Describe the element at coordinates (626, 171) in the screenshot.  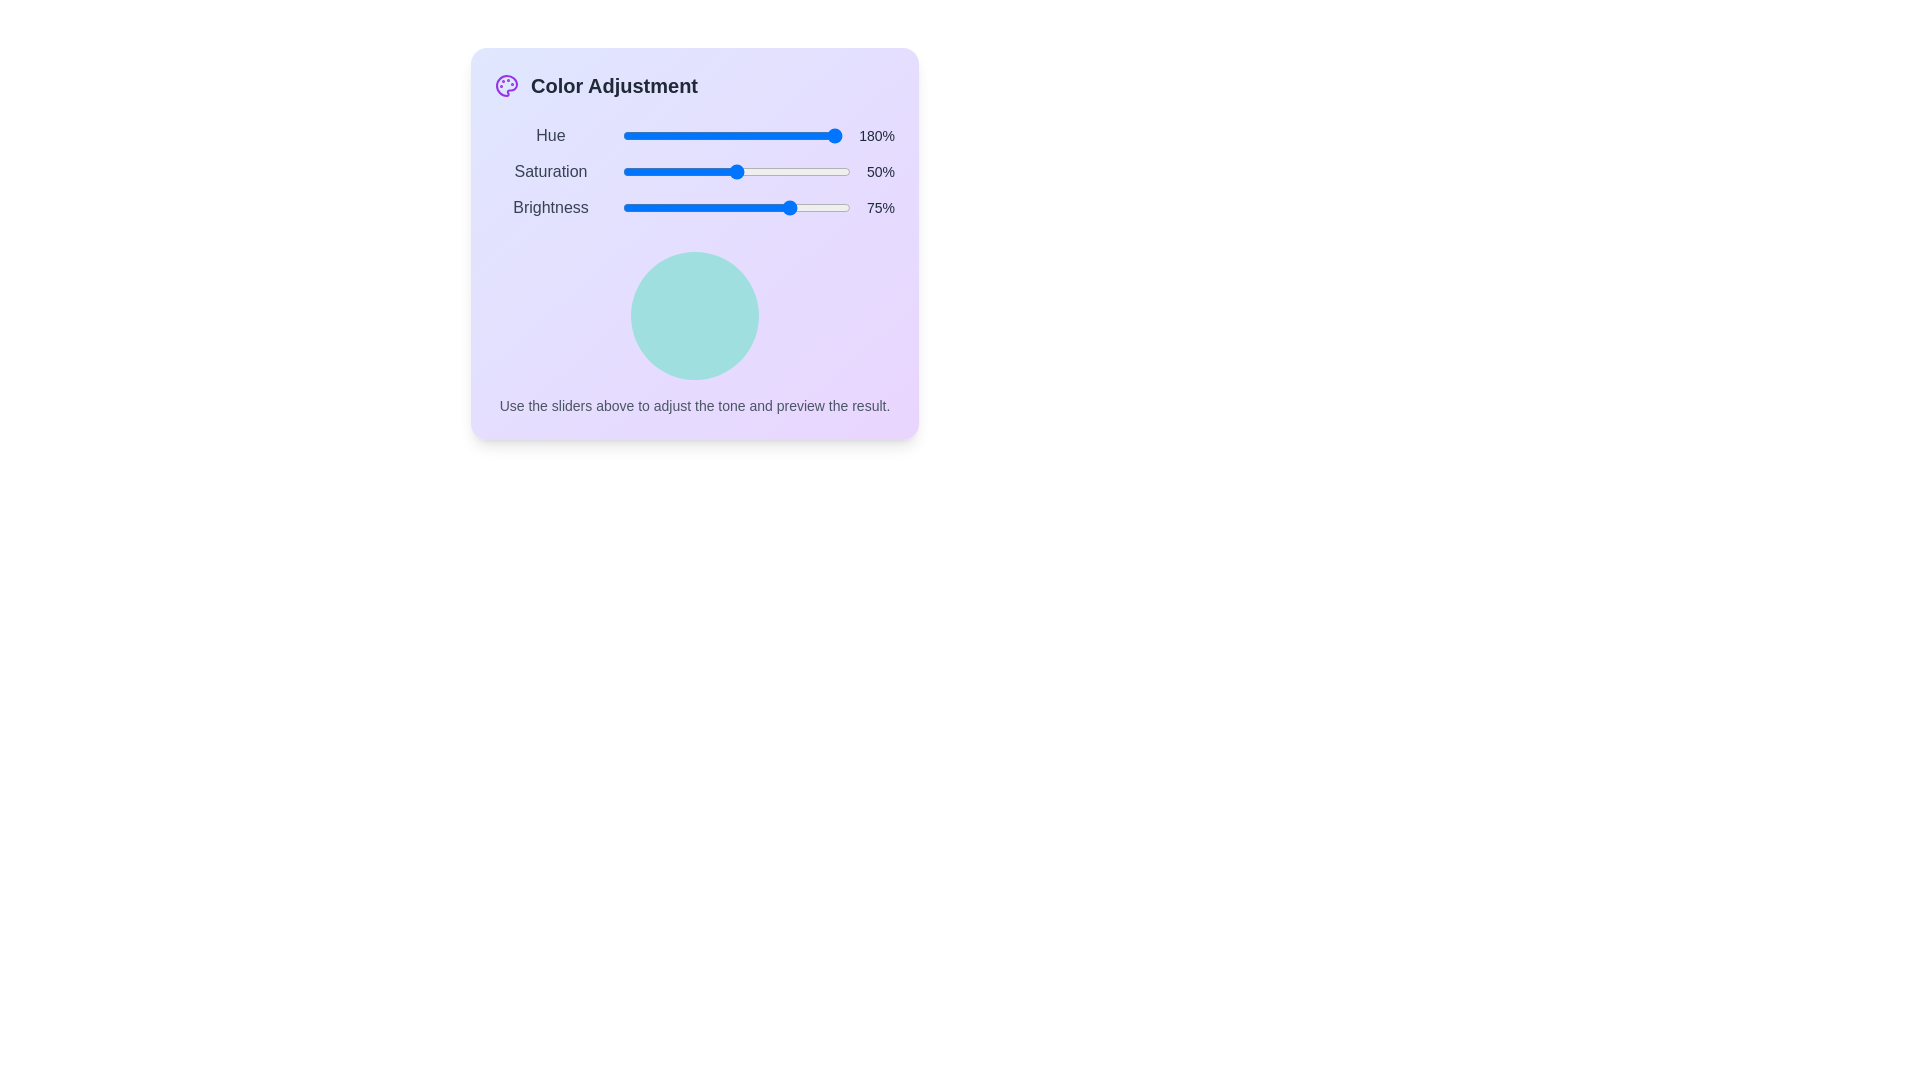
I see `the 1 slider to 2% to observe the resulting color in the preview circle` at that location.